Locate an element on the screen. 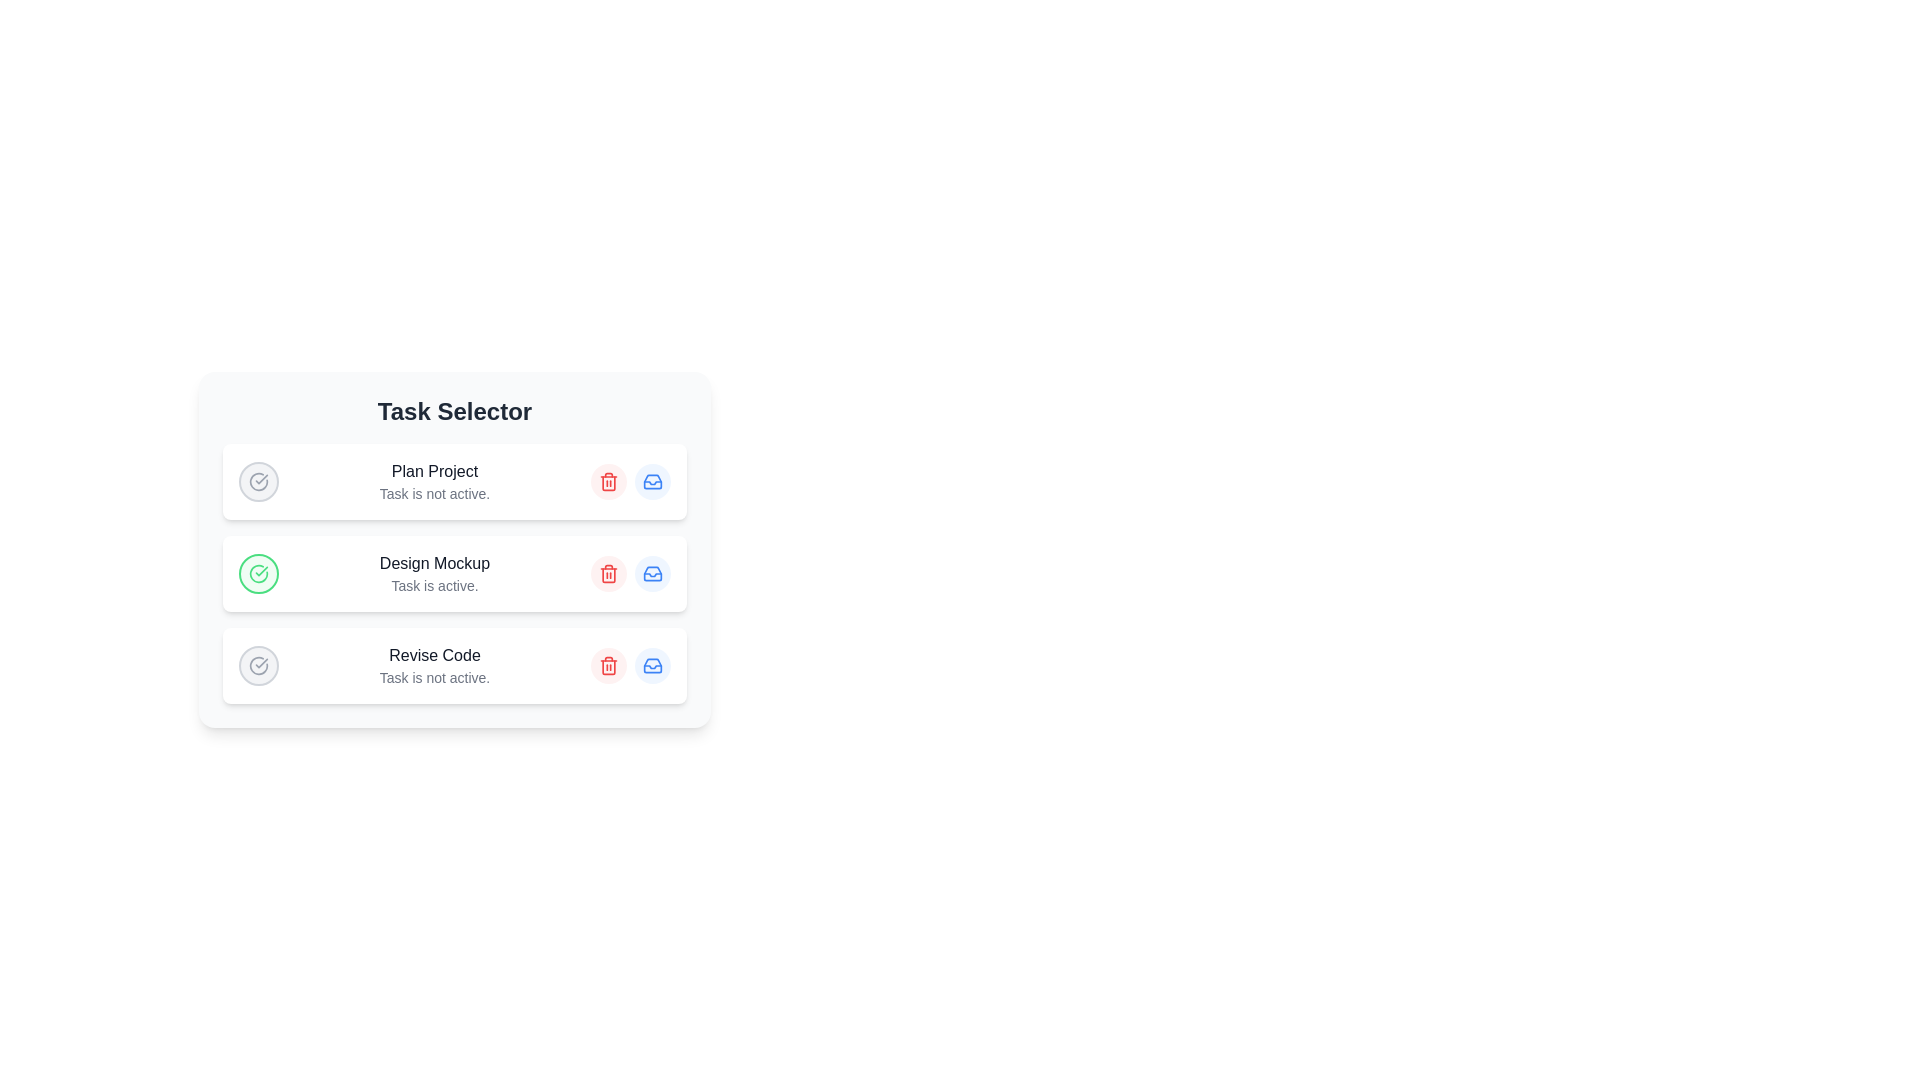 This screenshot has width=1920, height=1080. the second task item in the Task Selector list is located at coordinates (454, 574).